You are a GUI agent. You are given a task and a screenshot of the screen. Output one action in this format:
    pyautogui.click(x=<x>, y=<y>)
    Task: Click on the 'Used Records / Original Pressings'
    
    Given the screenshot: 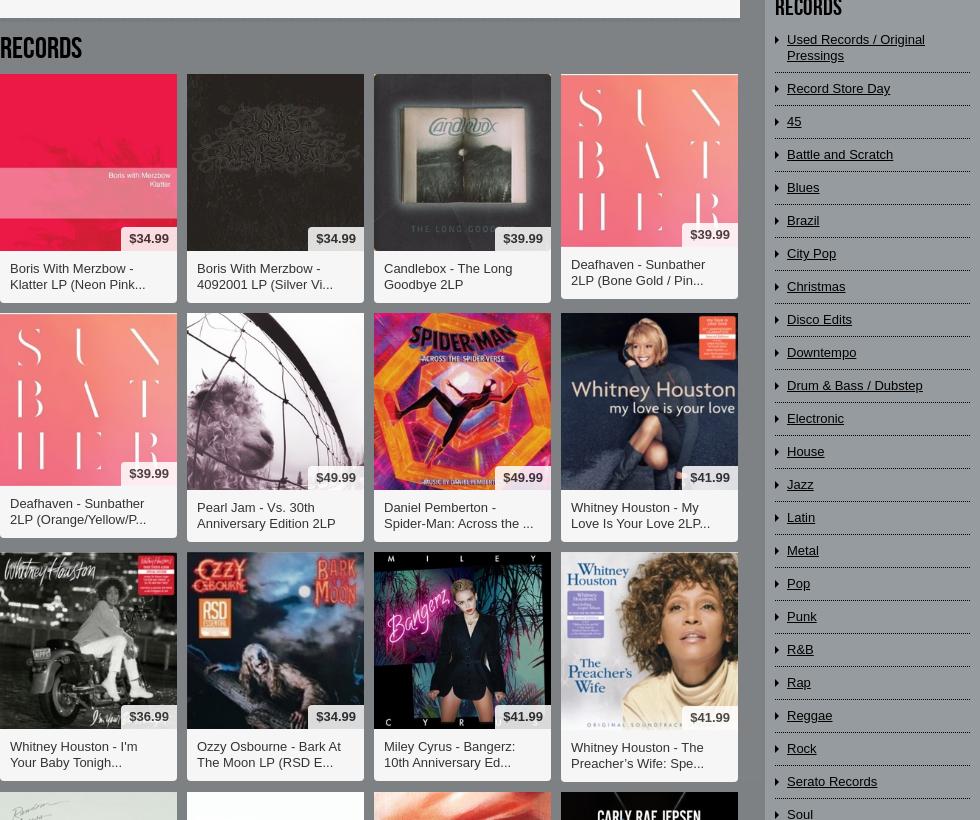 What is the action you would take?
    pyautogui.click(x=856, y=46)
    